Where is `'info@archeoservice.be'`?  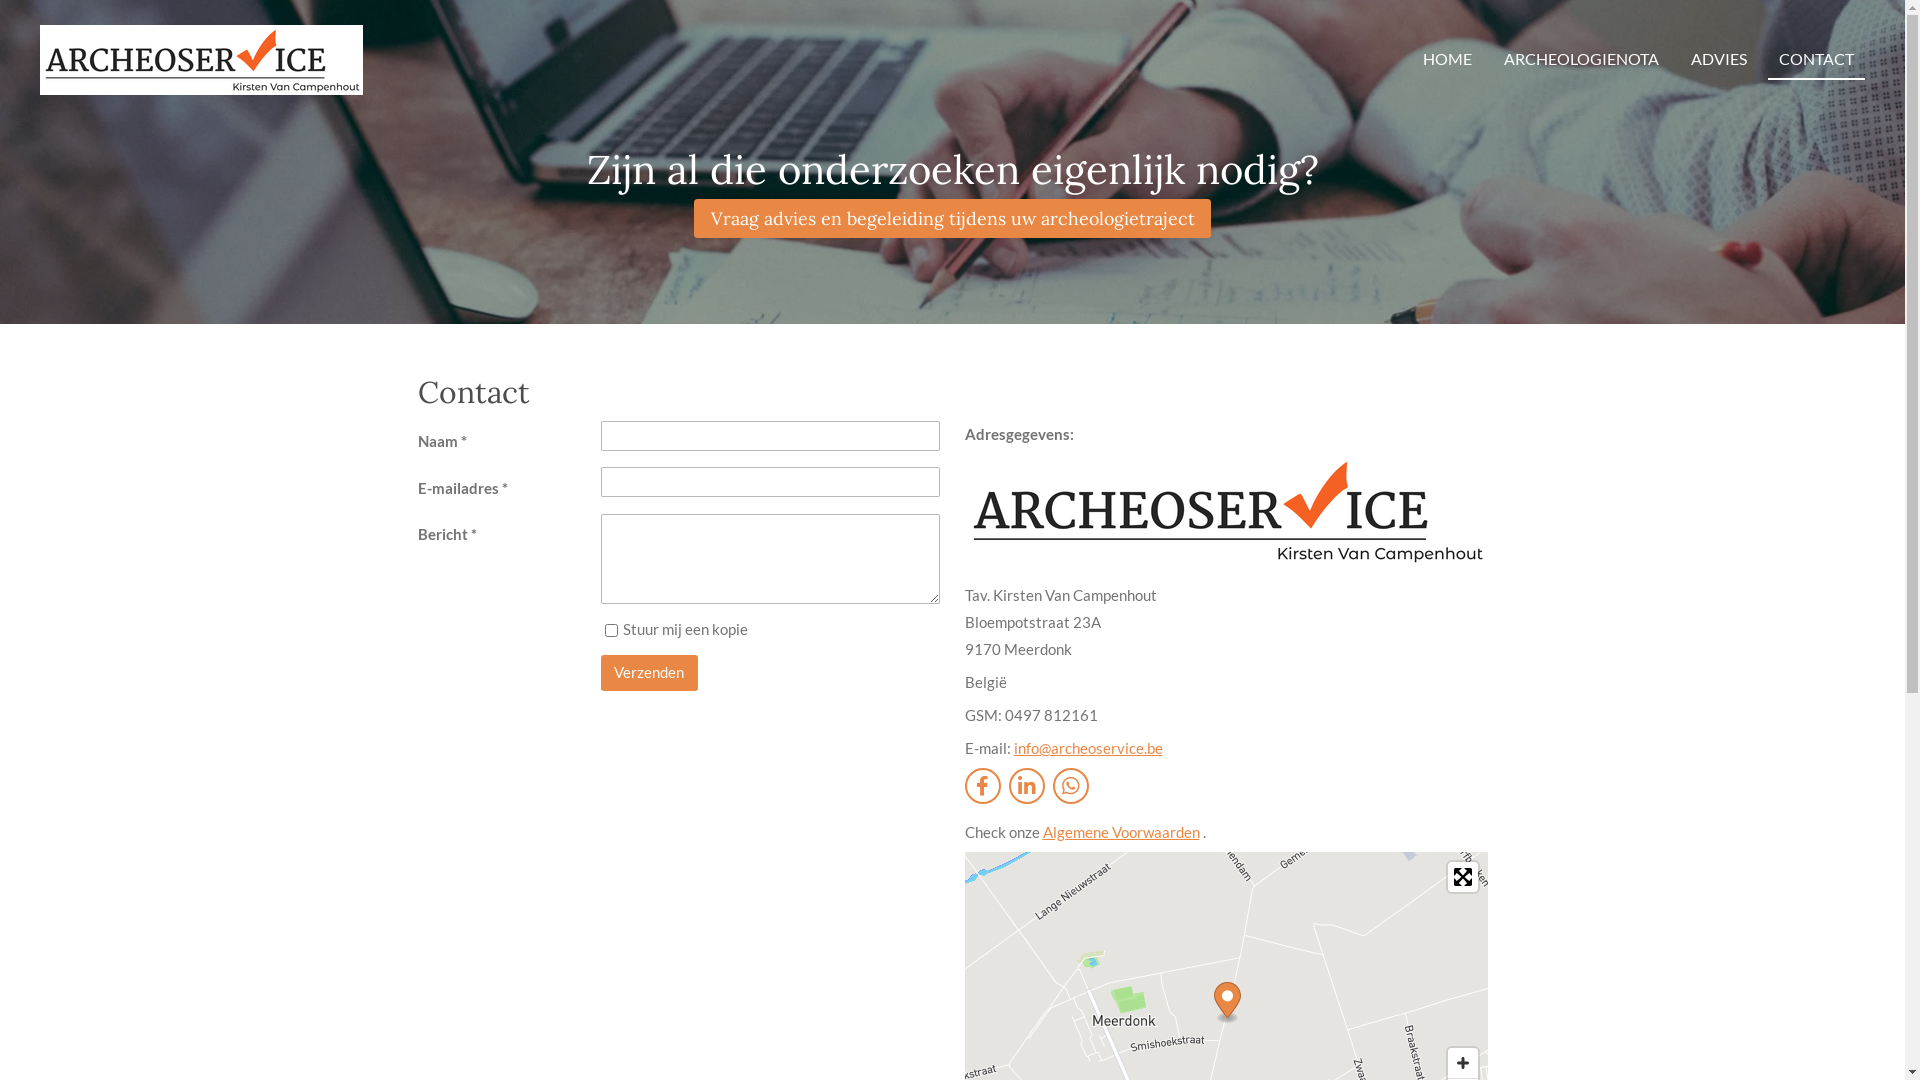 'info@archeoservice.be' is located at coordinates (1087, 747).